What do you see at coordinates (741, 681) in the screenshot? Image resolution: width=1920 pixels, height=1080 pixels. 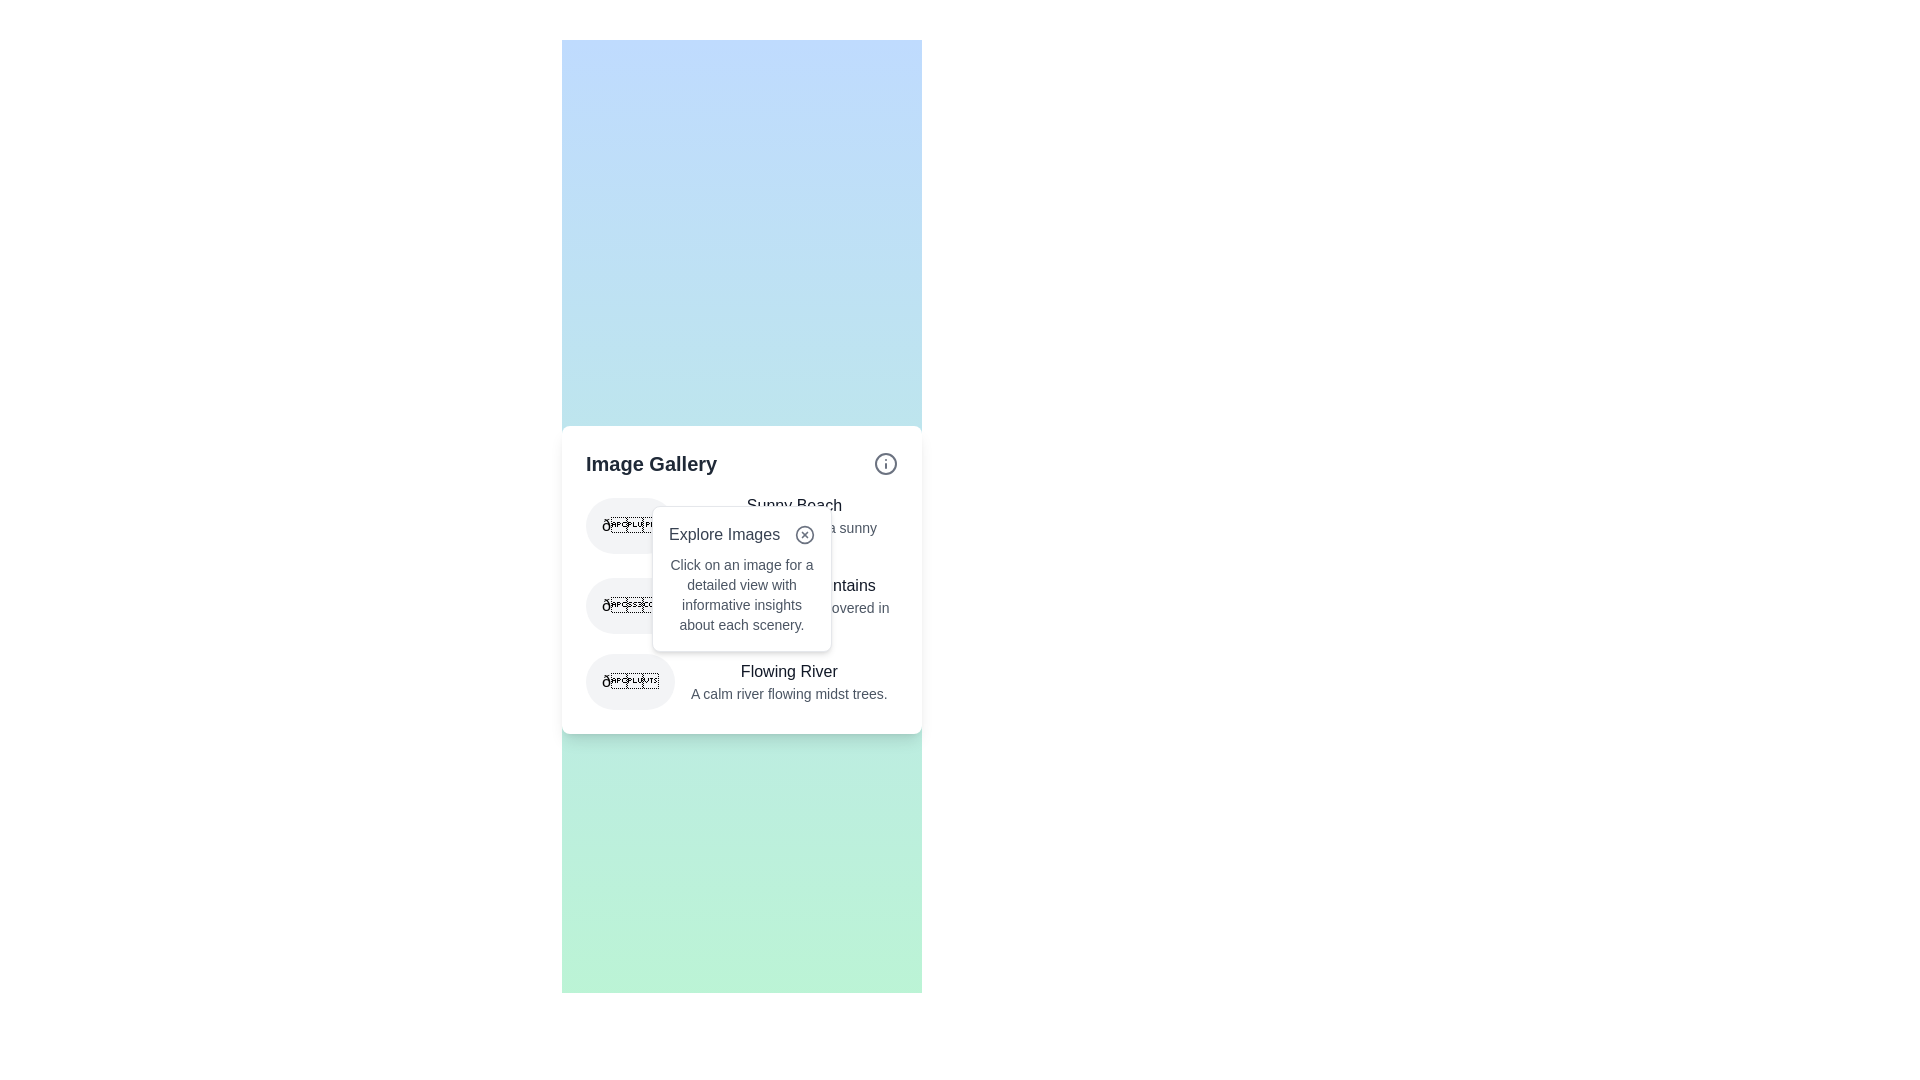 I see `the List item with the emoji icon and descriptive text that reads 'Flowing River,' located at the bottom of the vertical list inside the 'Image Gallery' card` at bounding box center [741, 681].